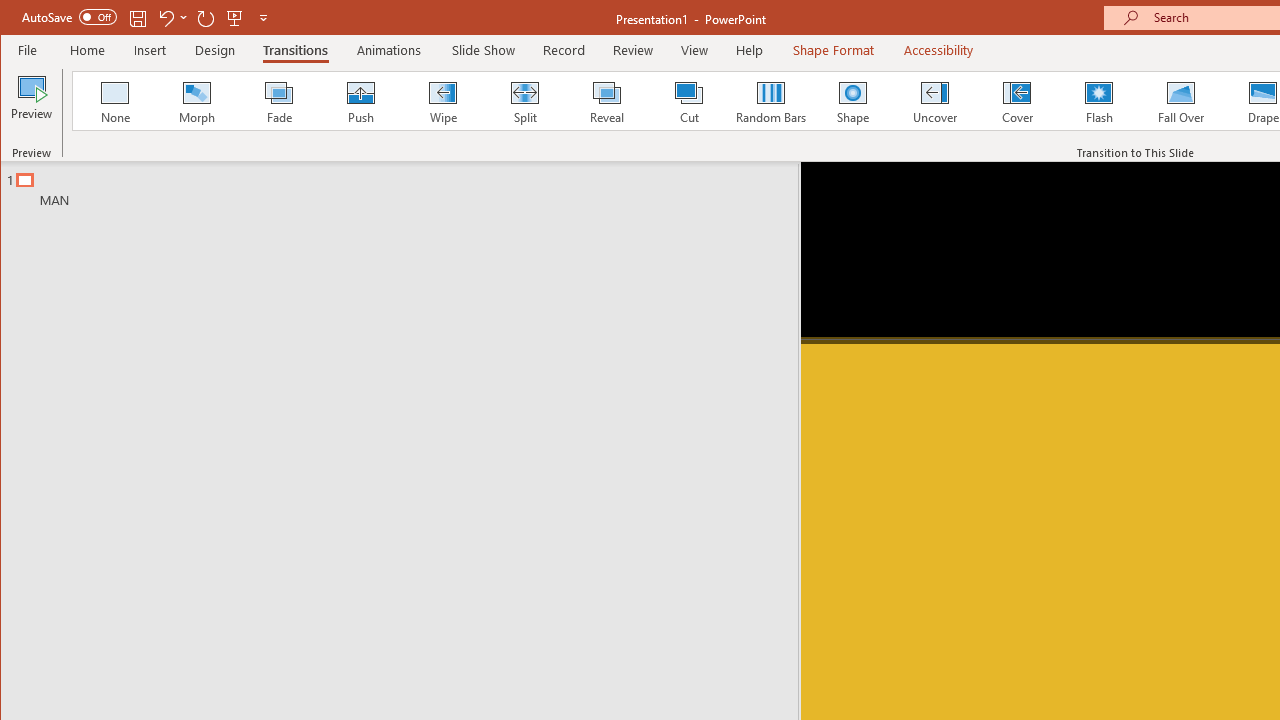 Image resolution: width=1280 pixels, height=720 pixels. Describe the element at coordinates (1016, 100) in the screenshot. I see `'Cover'` at that location.